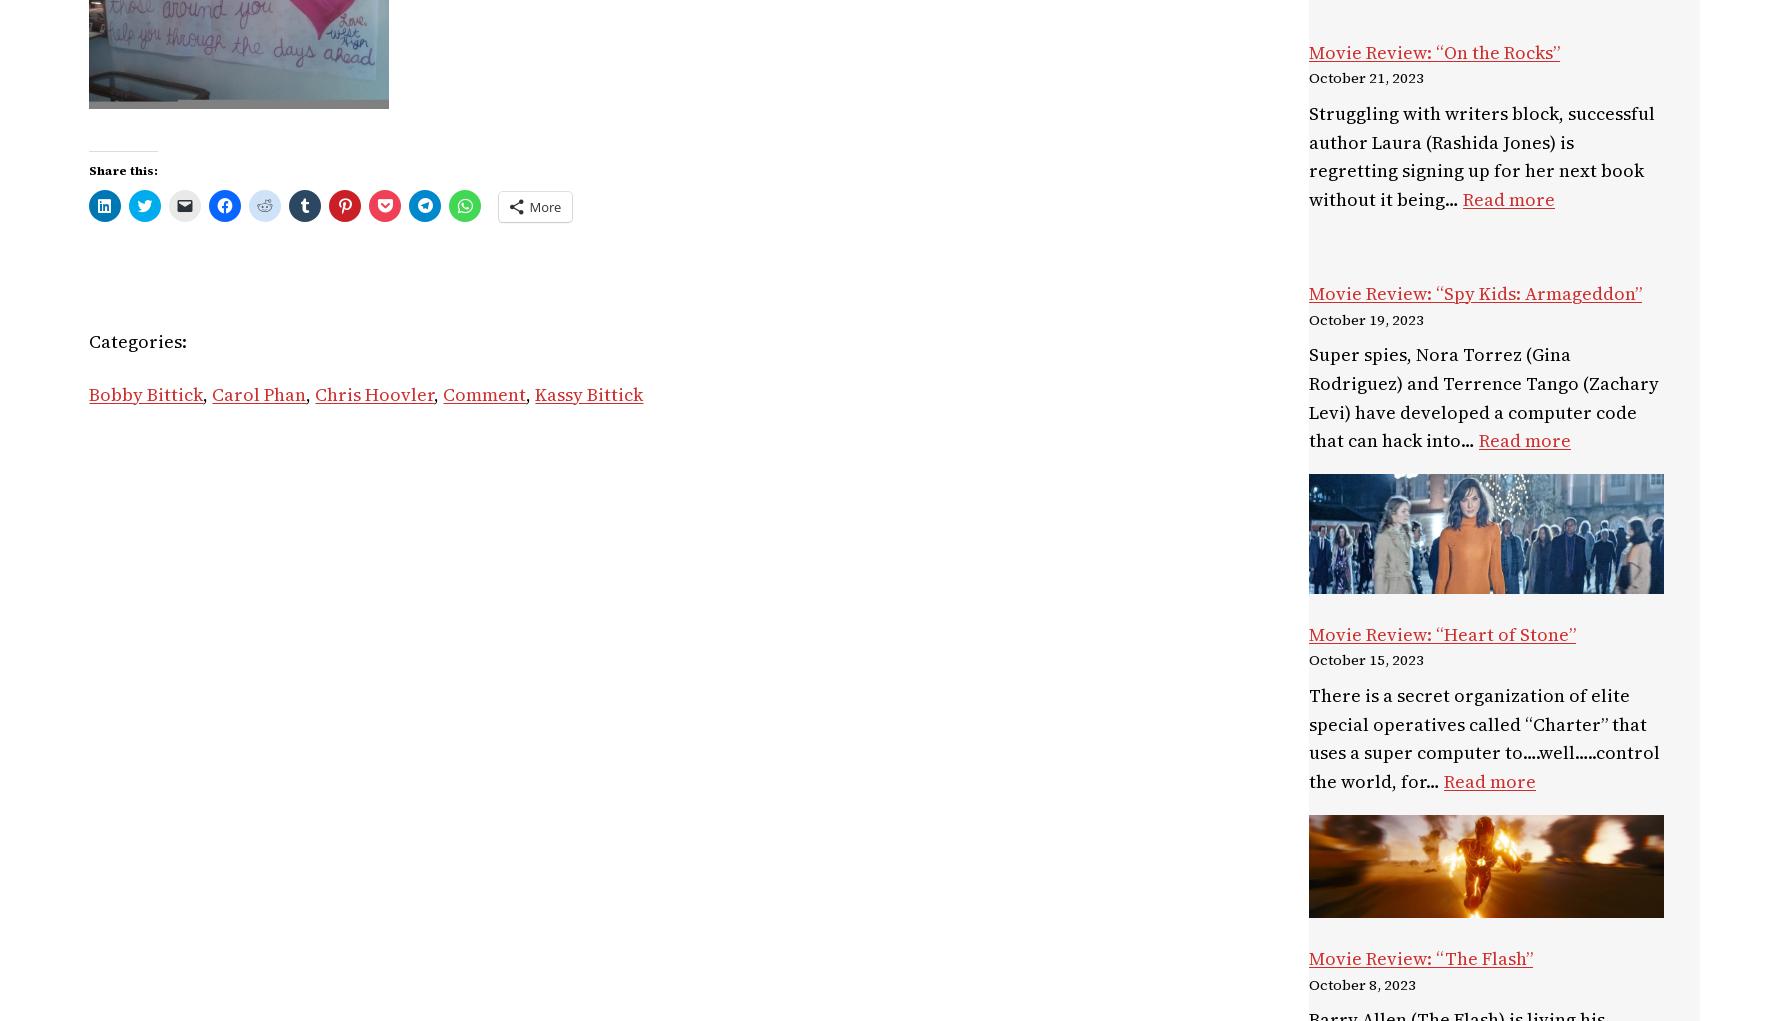  What do you see at coordinates (1421, 957) in the screenshot?
I see `'Movie Review: “The Flash”'` at bounding box center [1421, 957].